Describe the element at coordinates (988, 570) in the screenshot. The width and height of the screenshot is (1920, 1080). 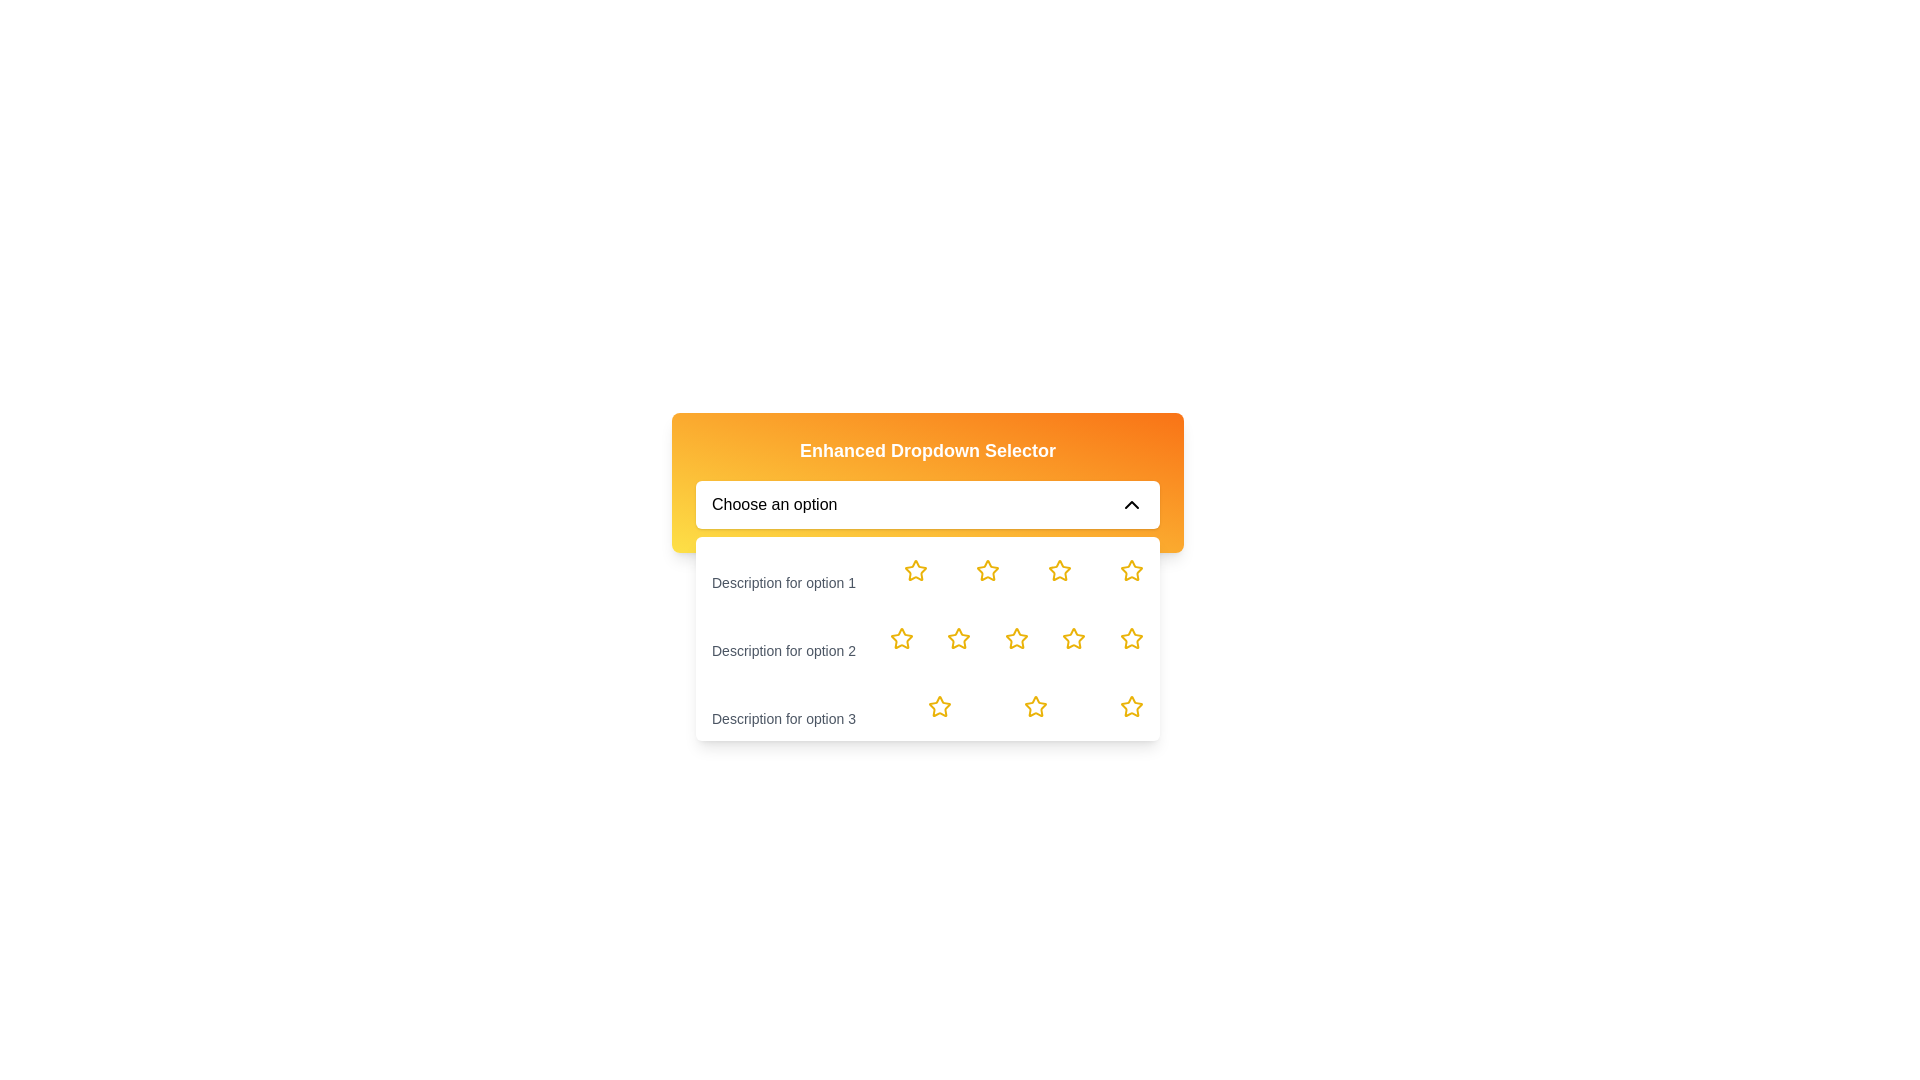
I see `the second star icon in the row of five yellow stars within the 'Option 1' section` at that location.